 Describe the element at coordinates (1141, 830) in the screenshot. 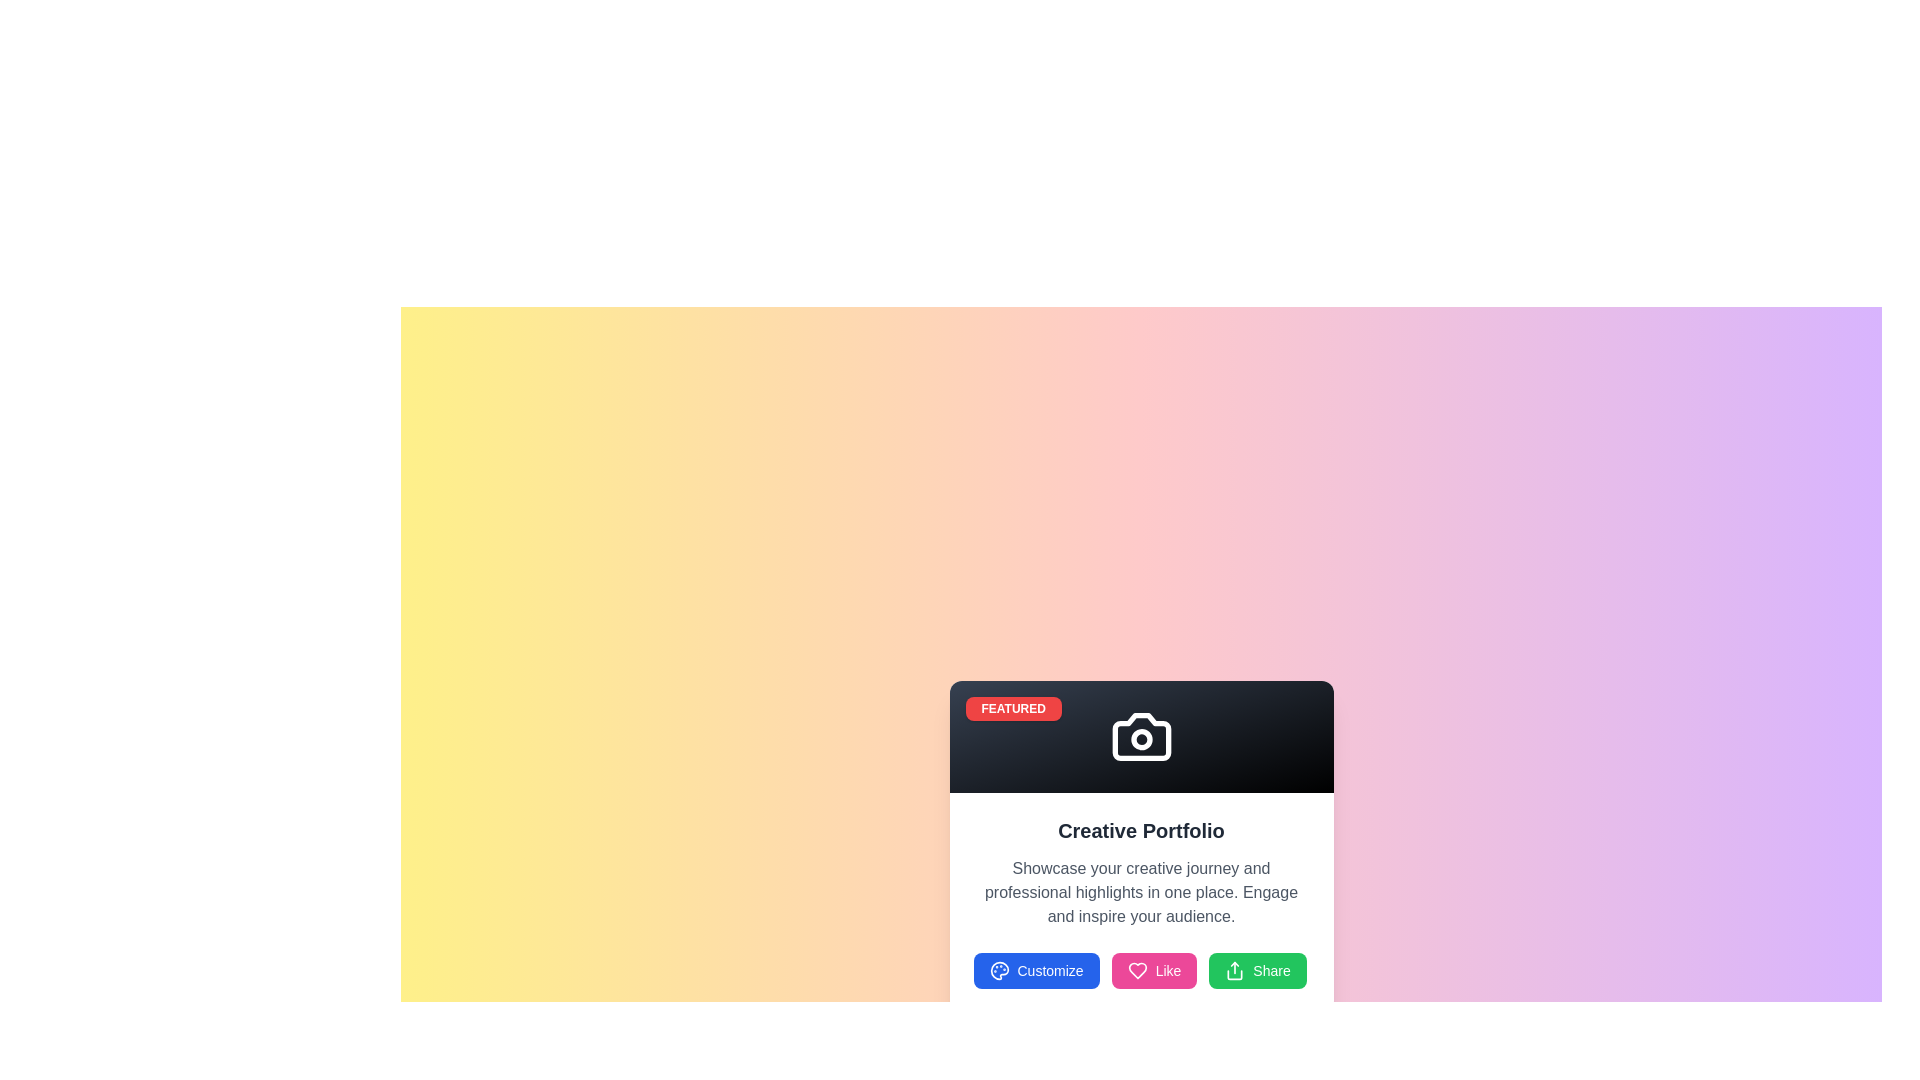

I see `the 'Creative Portfolio' text label, which serves as the main title for the section, positioned below an icon and a 'FEATURED' label` at that location.